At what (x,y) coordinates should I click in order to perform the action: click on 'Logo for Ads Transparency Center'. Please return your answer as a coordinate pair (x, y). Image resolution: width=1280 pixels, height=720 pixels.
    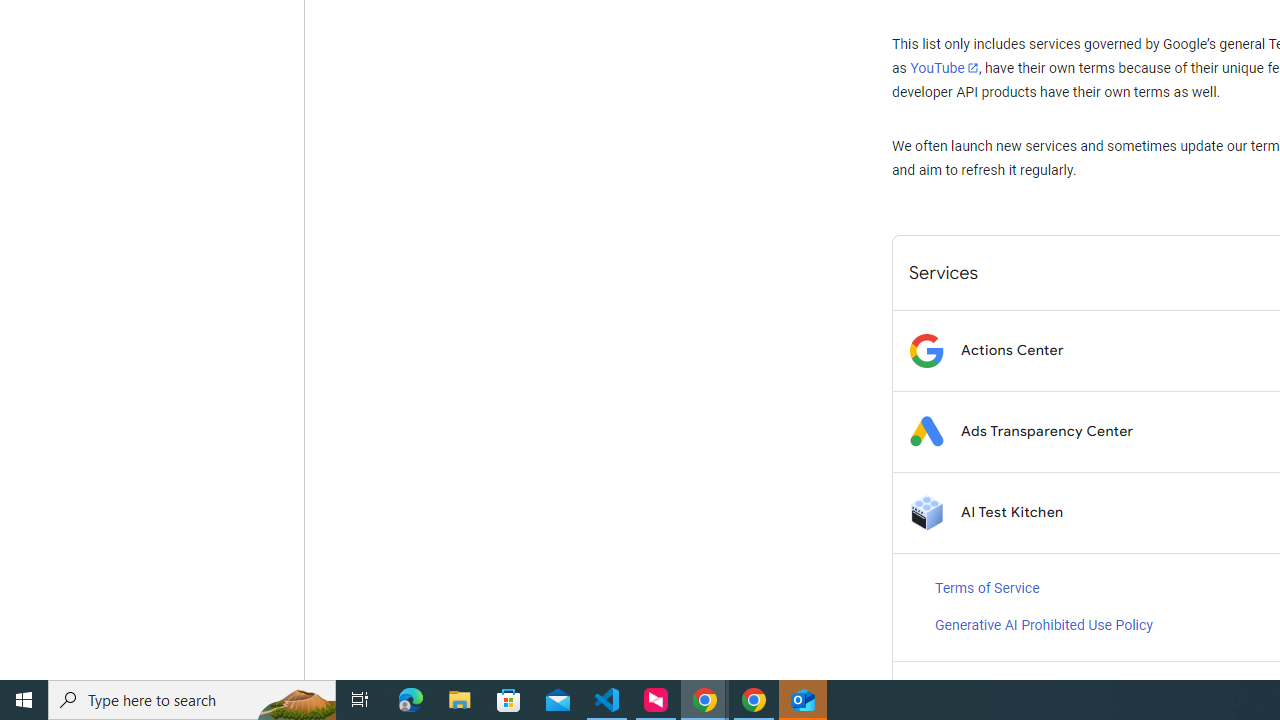
    Looking at the image, I should click on (925, 430).